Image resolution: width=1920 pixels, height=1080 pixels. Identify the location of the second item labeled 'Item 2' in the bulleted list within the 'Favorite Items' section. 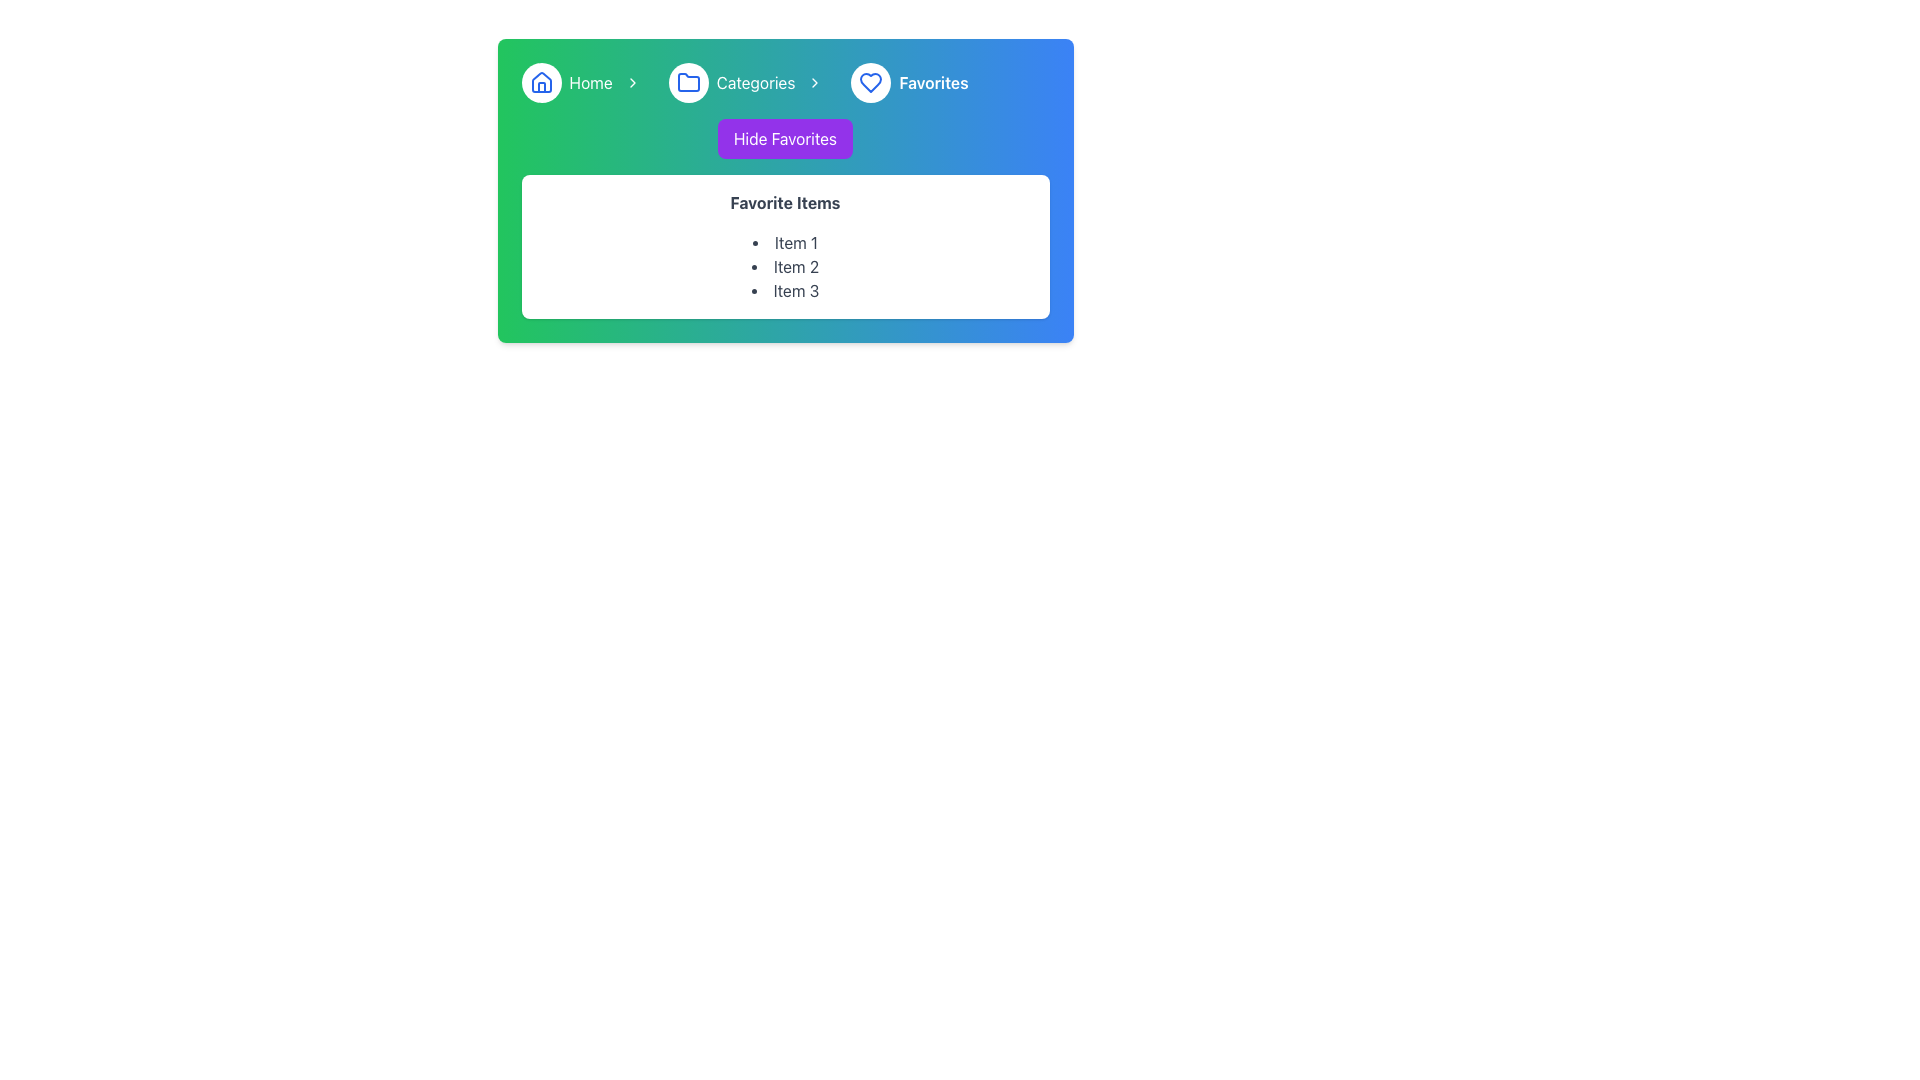
(784, 265).